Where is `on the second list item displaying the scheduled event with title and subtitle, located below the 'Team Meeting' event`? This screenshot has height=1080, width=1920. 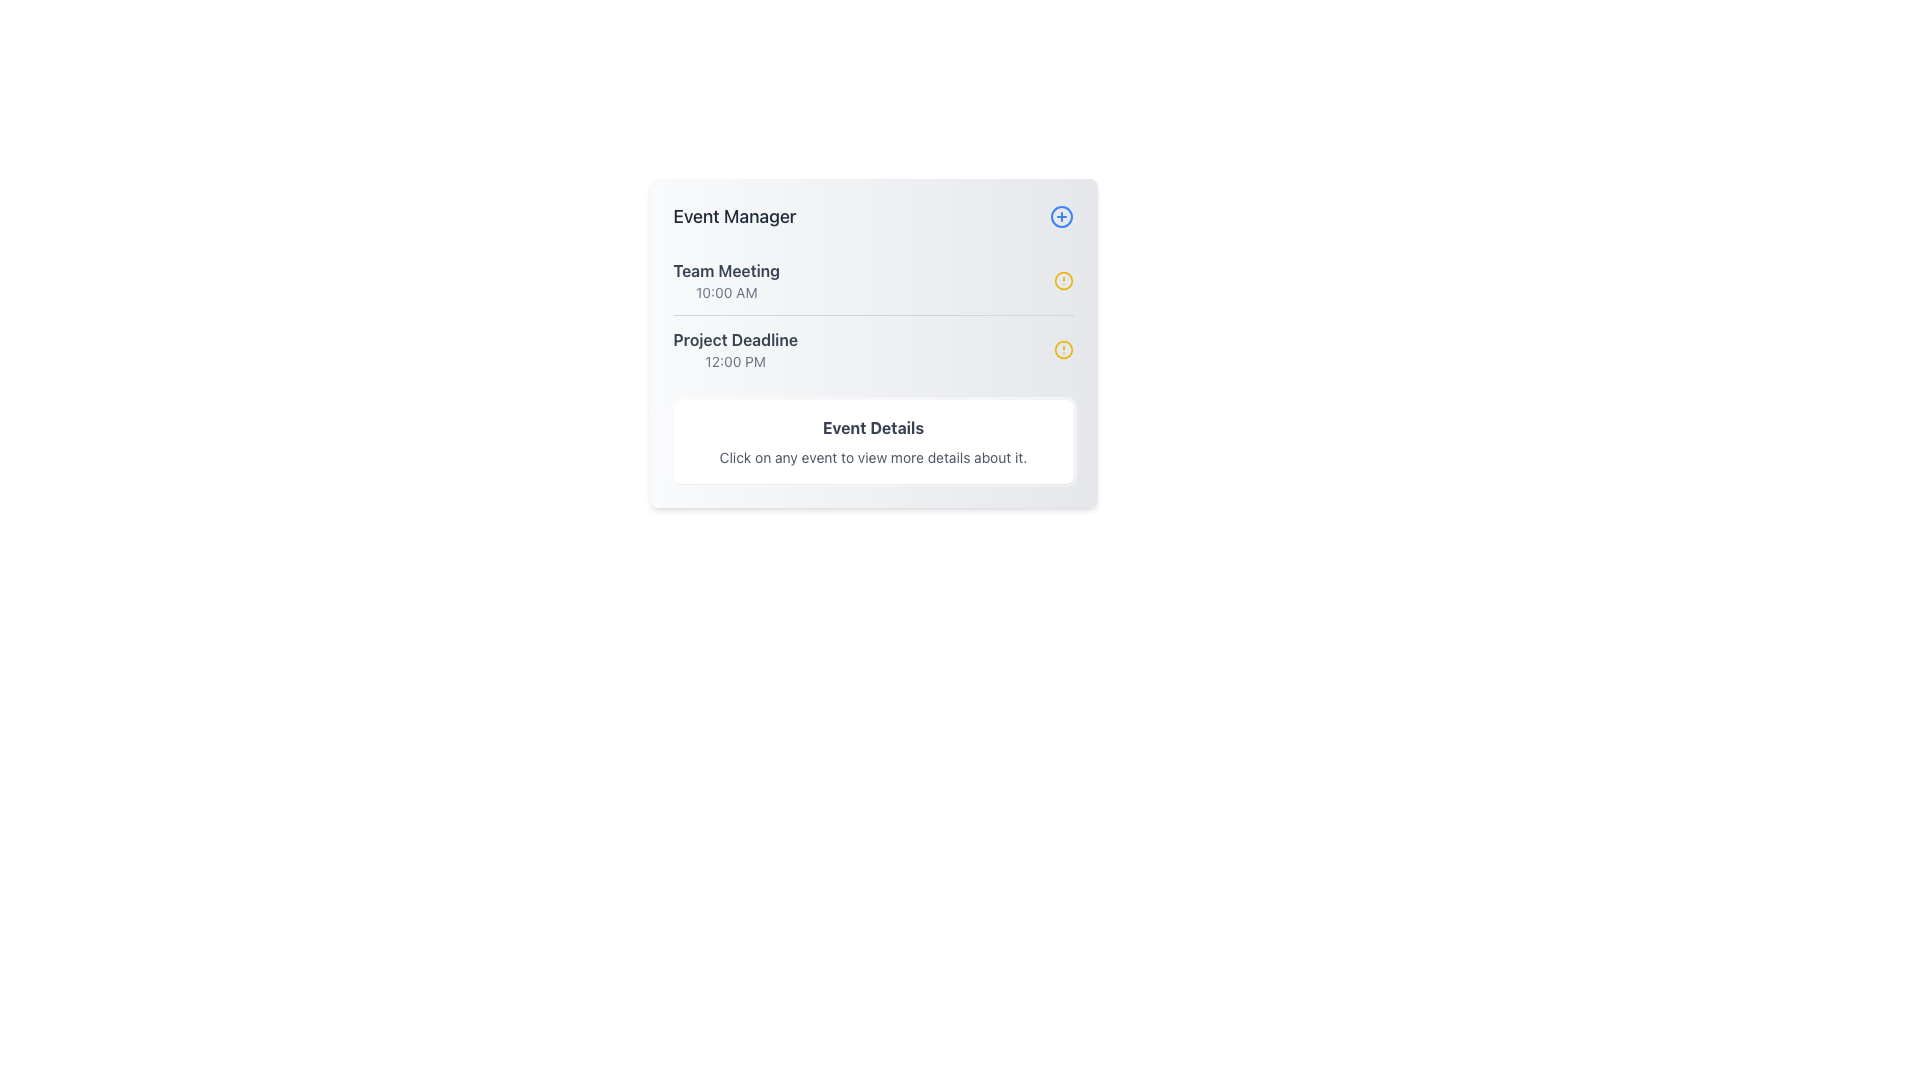
on the second list item displaying the scheduled event with title and subtitle, located below the 'Team Meeting' event is located at coordinates (873, 348).